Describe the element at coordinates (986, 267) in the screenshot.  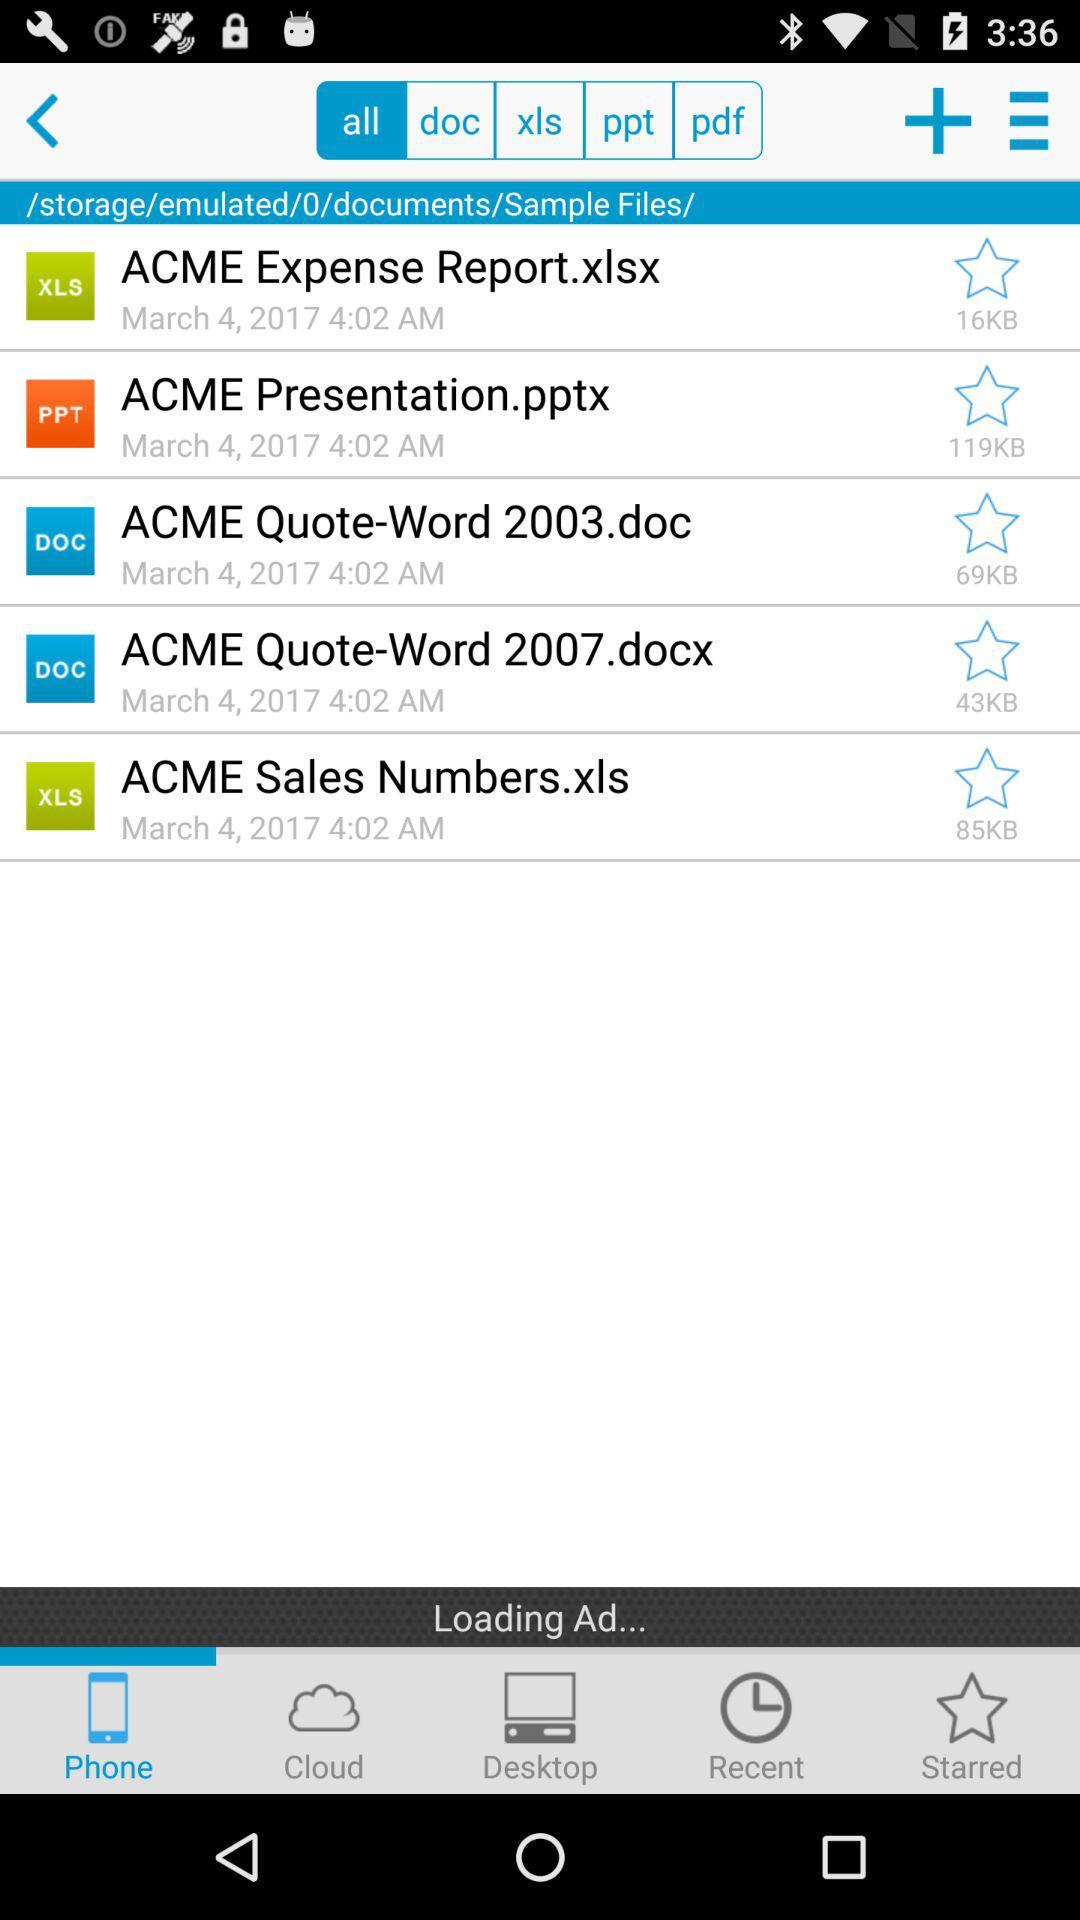
I see `bookmark element` at that location.